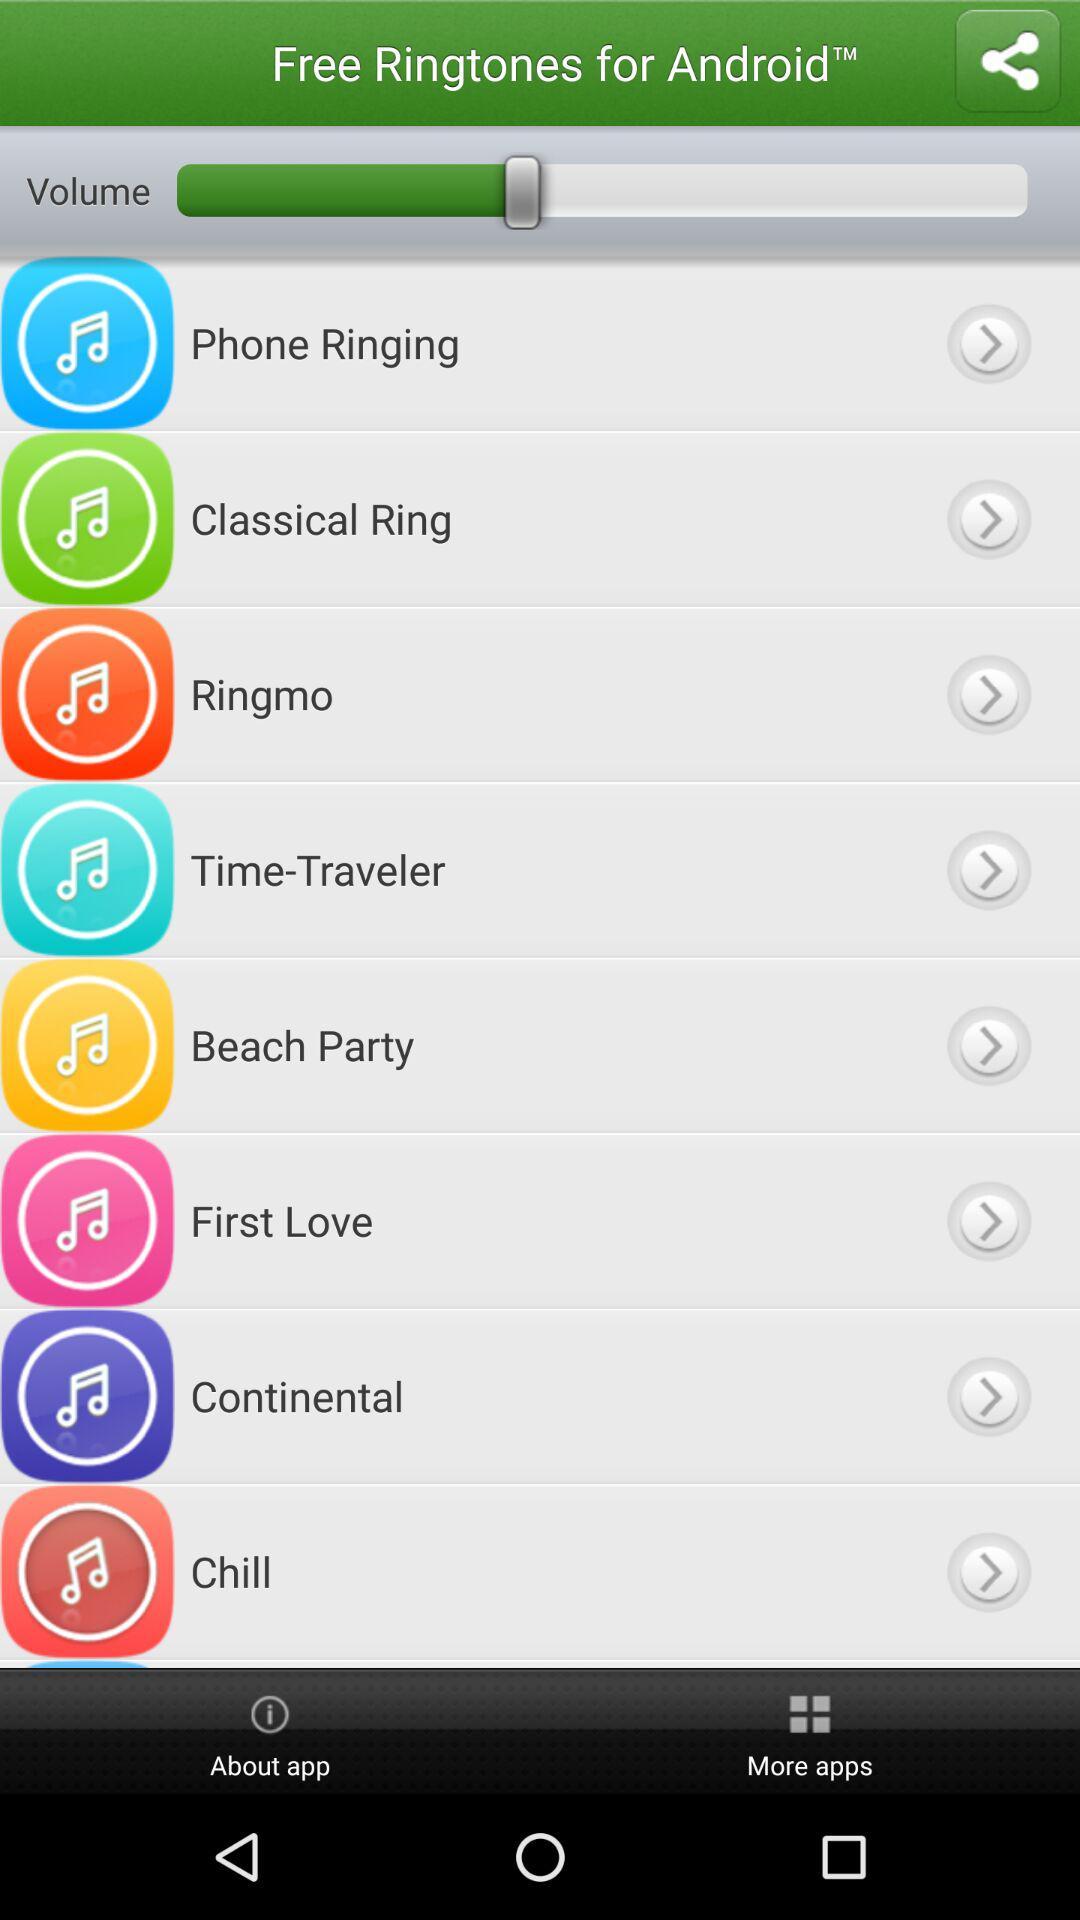  What do you see at coordinates (987, 518) in the screenshot?
I see `previous` at bounding box center [987, 518].